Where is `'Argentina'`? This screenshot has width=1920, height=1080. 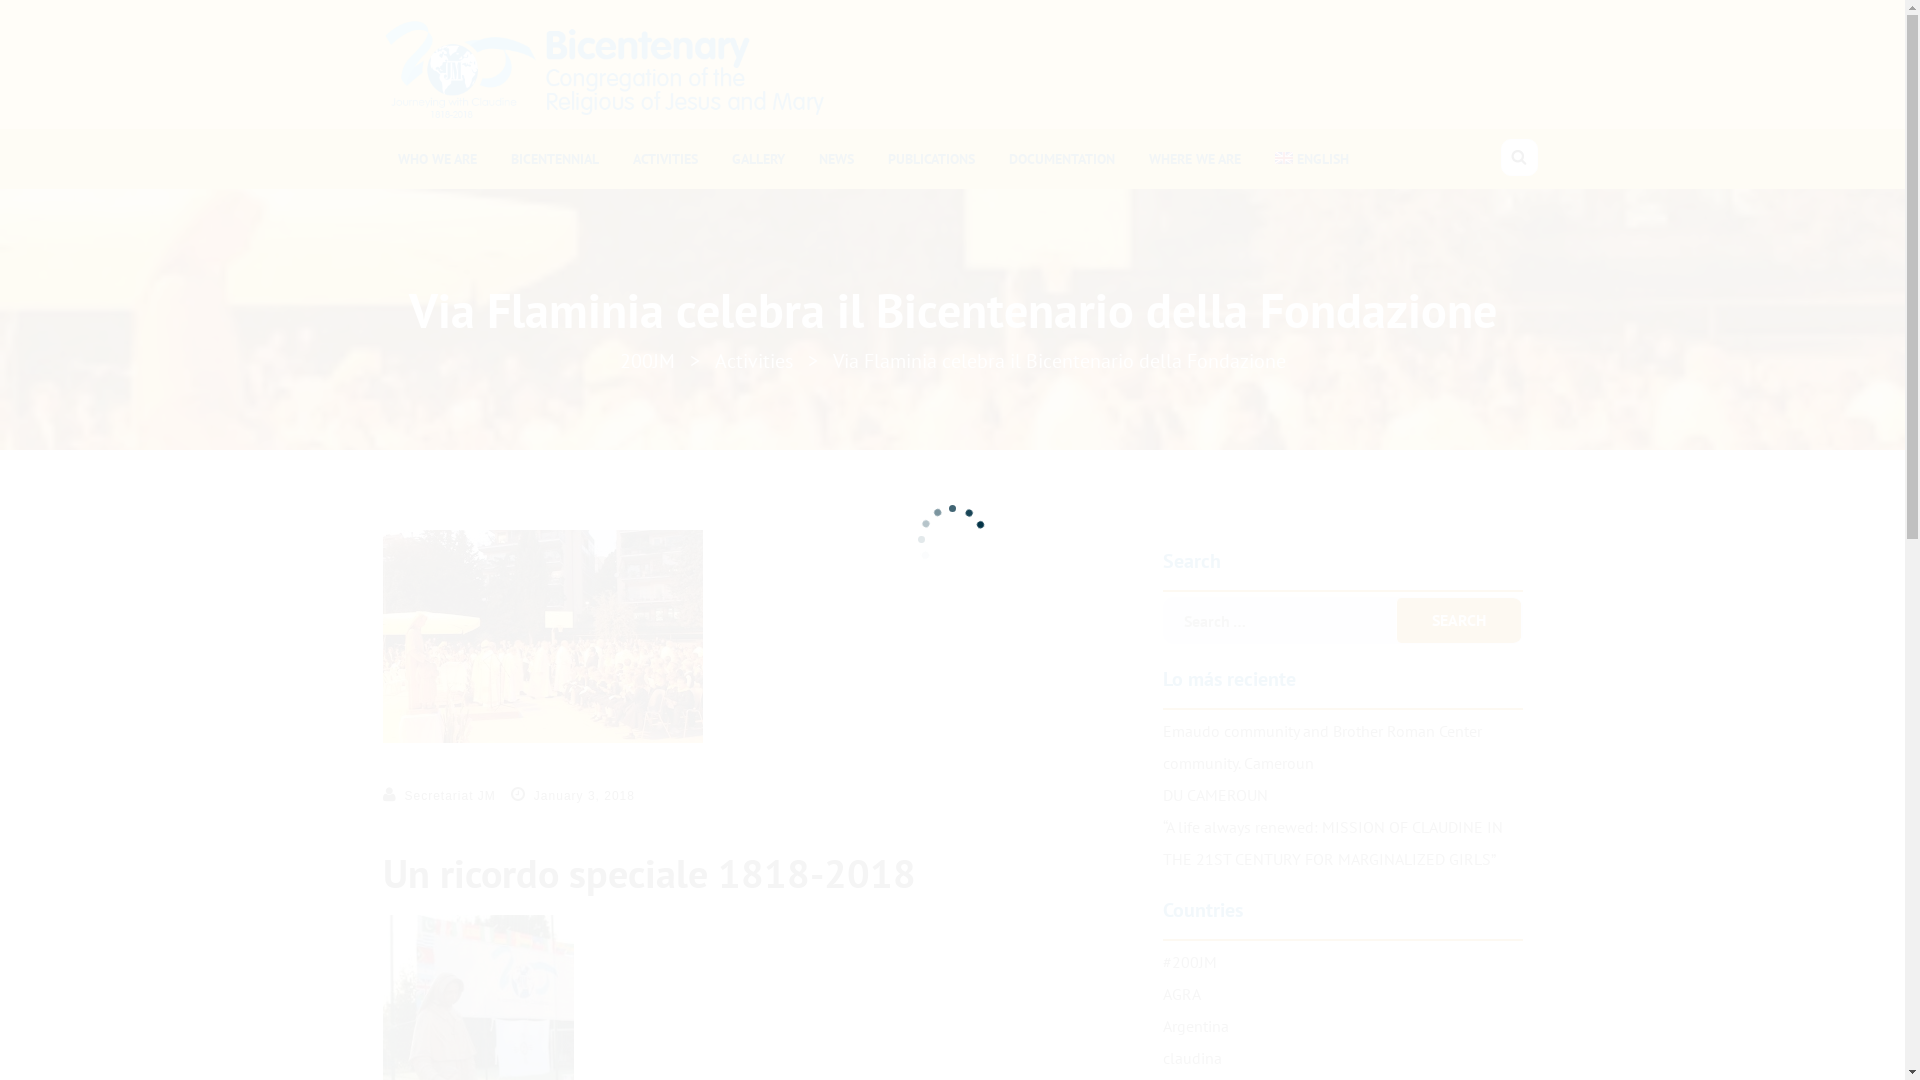
'Argentina' is located at coordinates (1161, 1026).